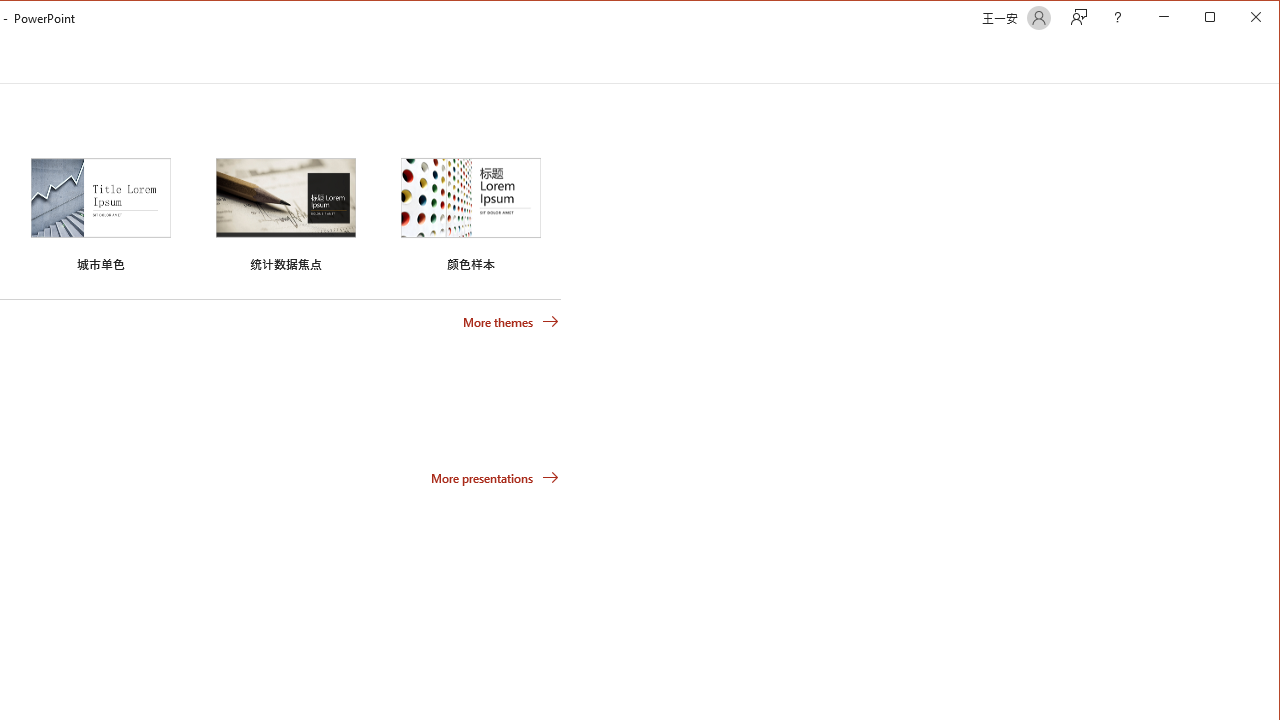 Image resolution: width=1280 pixels, height=720 pixels. What do you see at coordinates (1269, 59) in the screenshot?
I see `'Class: NetUIScrollBar'` at bounding box center [1269, 59].